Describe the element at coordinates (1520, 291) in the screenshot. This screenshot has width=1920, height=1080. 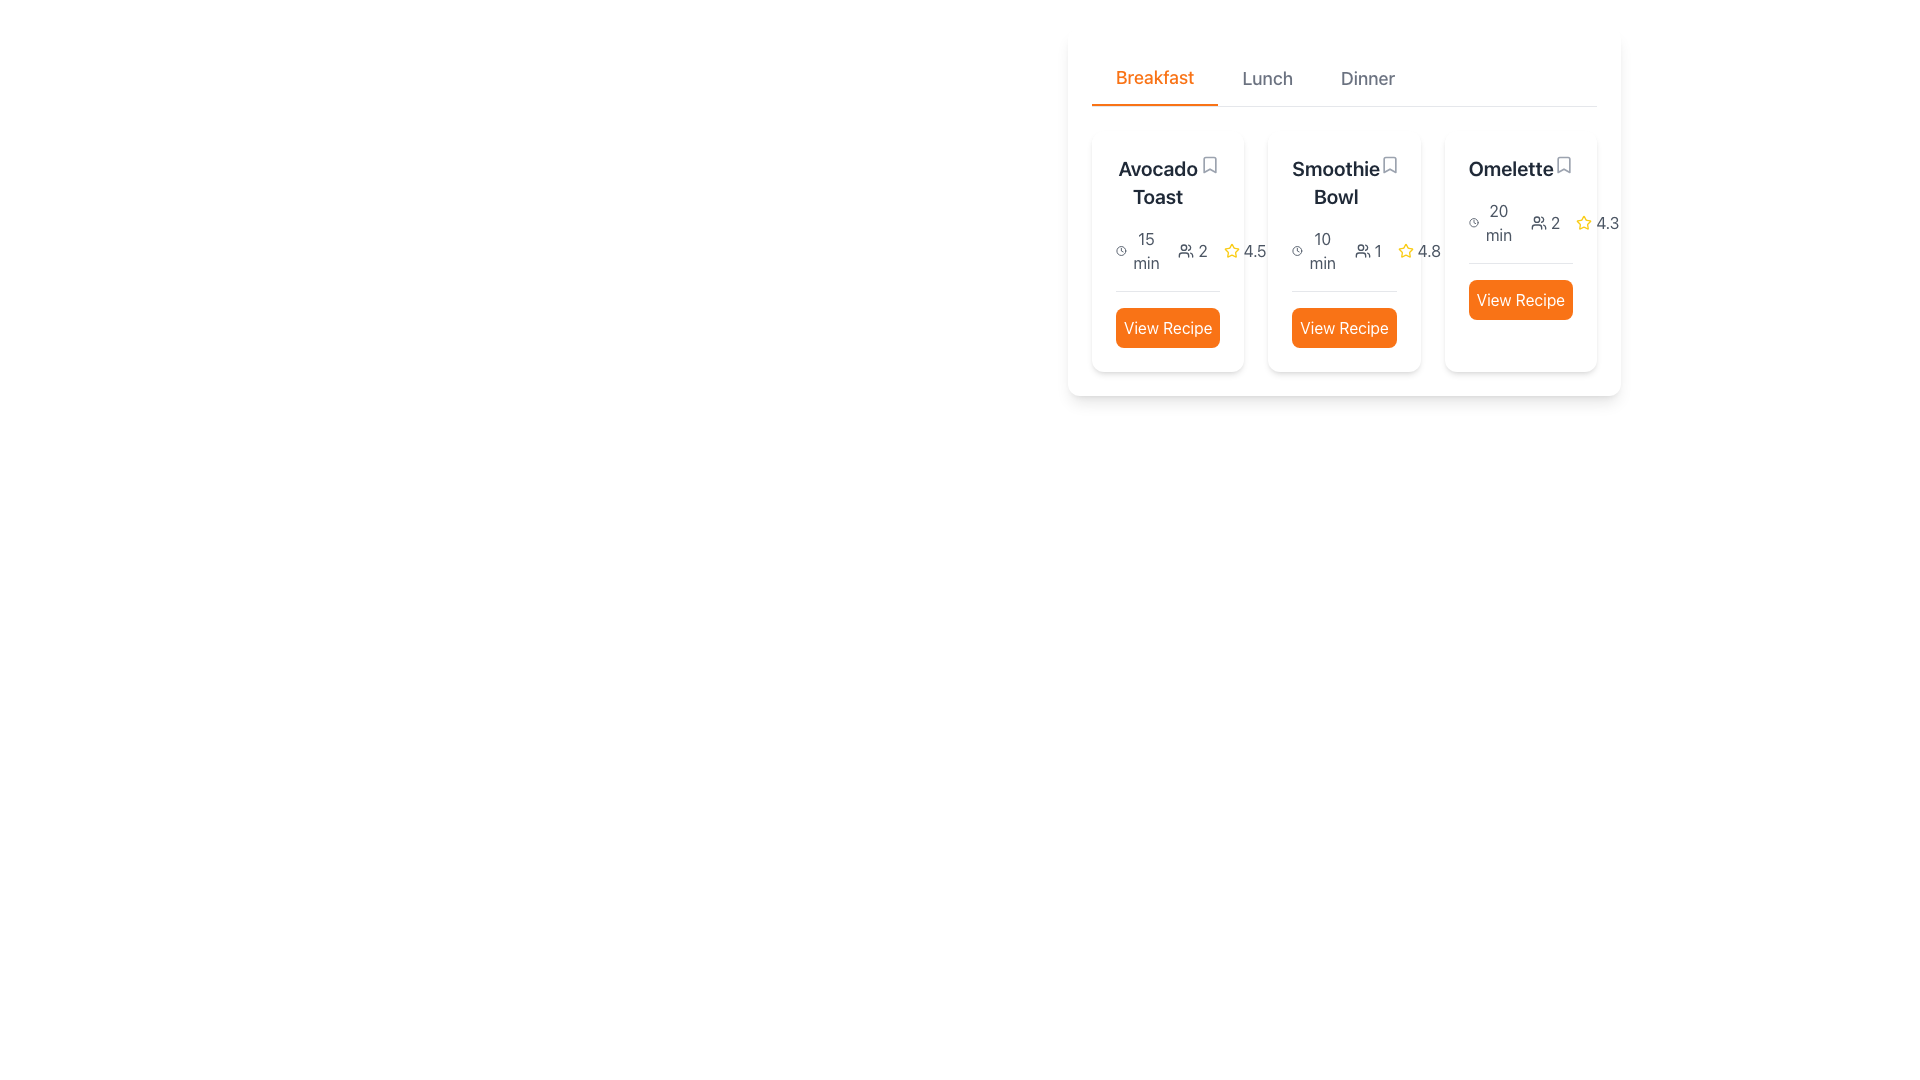
I see `the button located at the bottom of the 'Omelette' card in the 'Breakfast' section to observe a visual change` at that location.